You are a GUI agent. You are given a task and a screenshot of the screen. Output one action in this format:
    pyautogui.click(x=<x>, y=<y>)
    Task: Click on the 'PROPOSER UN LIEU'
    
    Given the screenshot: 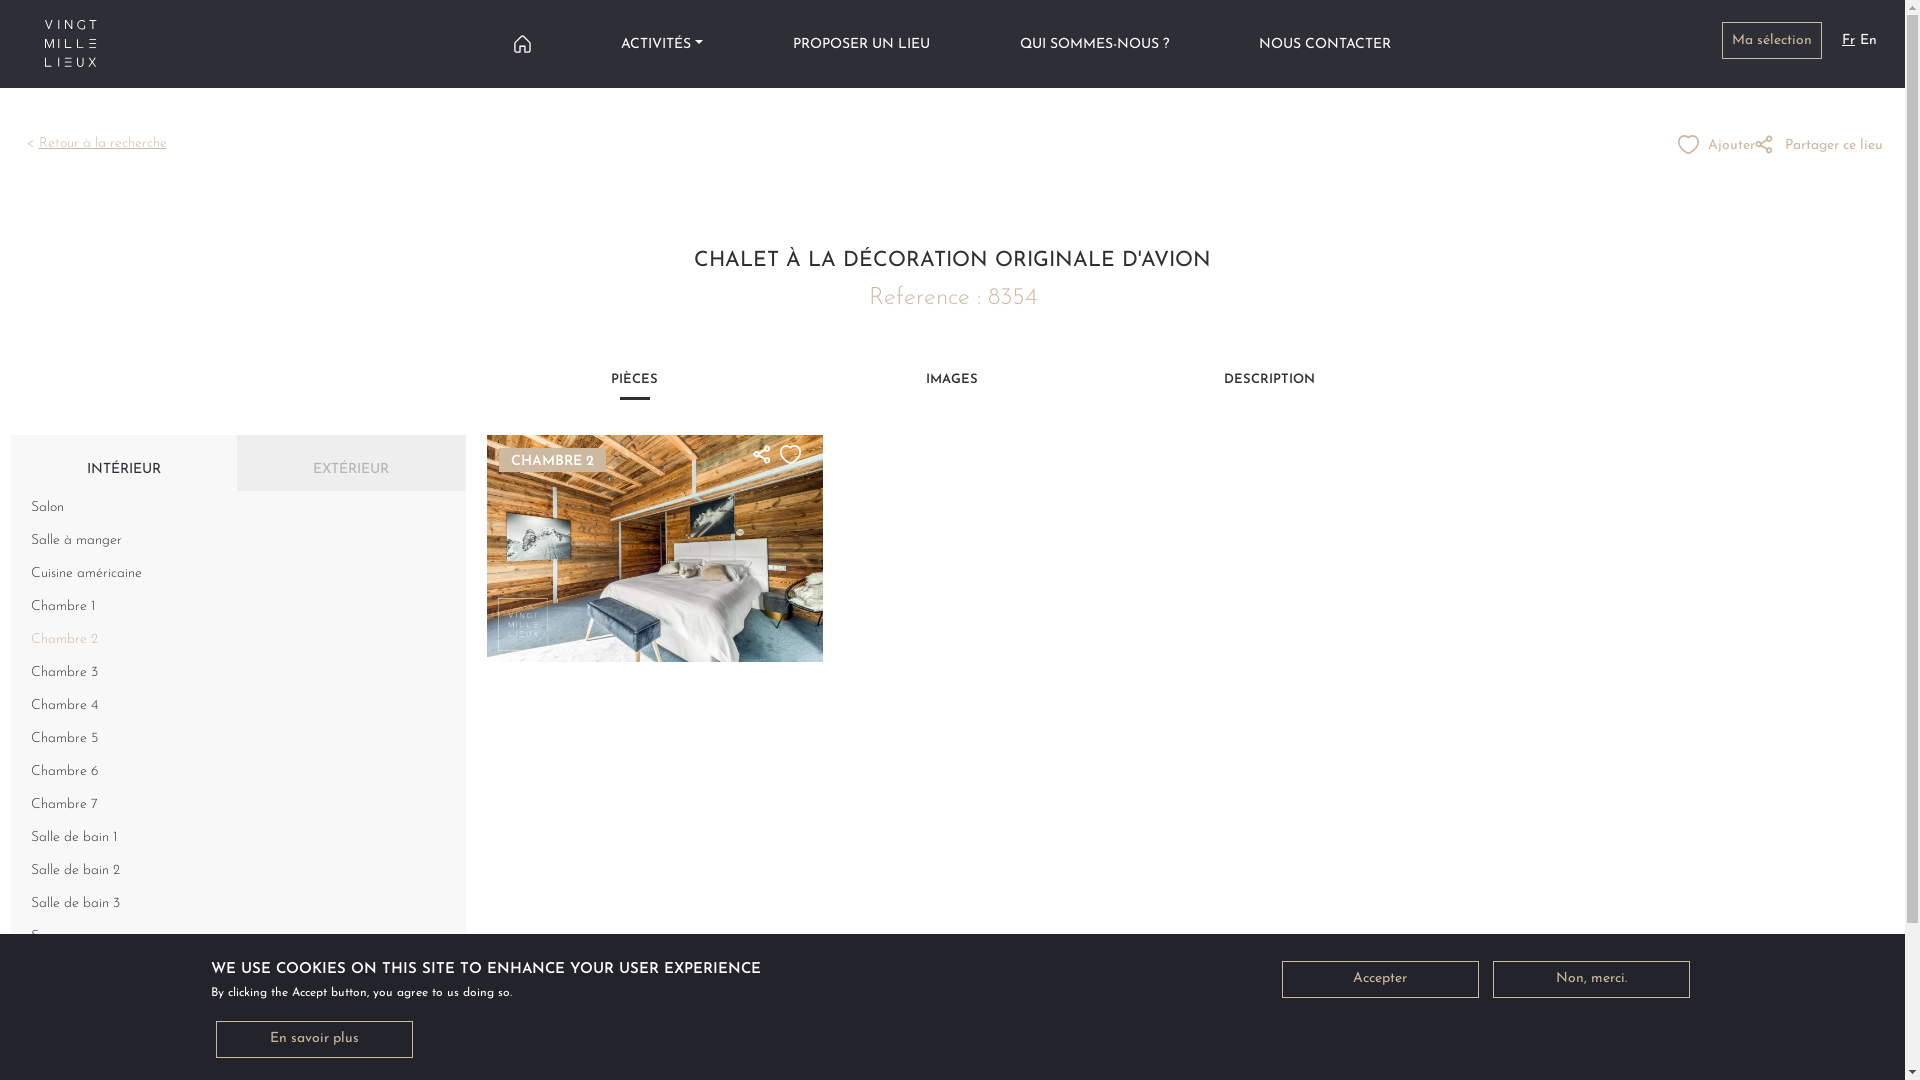 What is the action you would take?
    pyautogui.click(x=791, y=43)
    